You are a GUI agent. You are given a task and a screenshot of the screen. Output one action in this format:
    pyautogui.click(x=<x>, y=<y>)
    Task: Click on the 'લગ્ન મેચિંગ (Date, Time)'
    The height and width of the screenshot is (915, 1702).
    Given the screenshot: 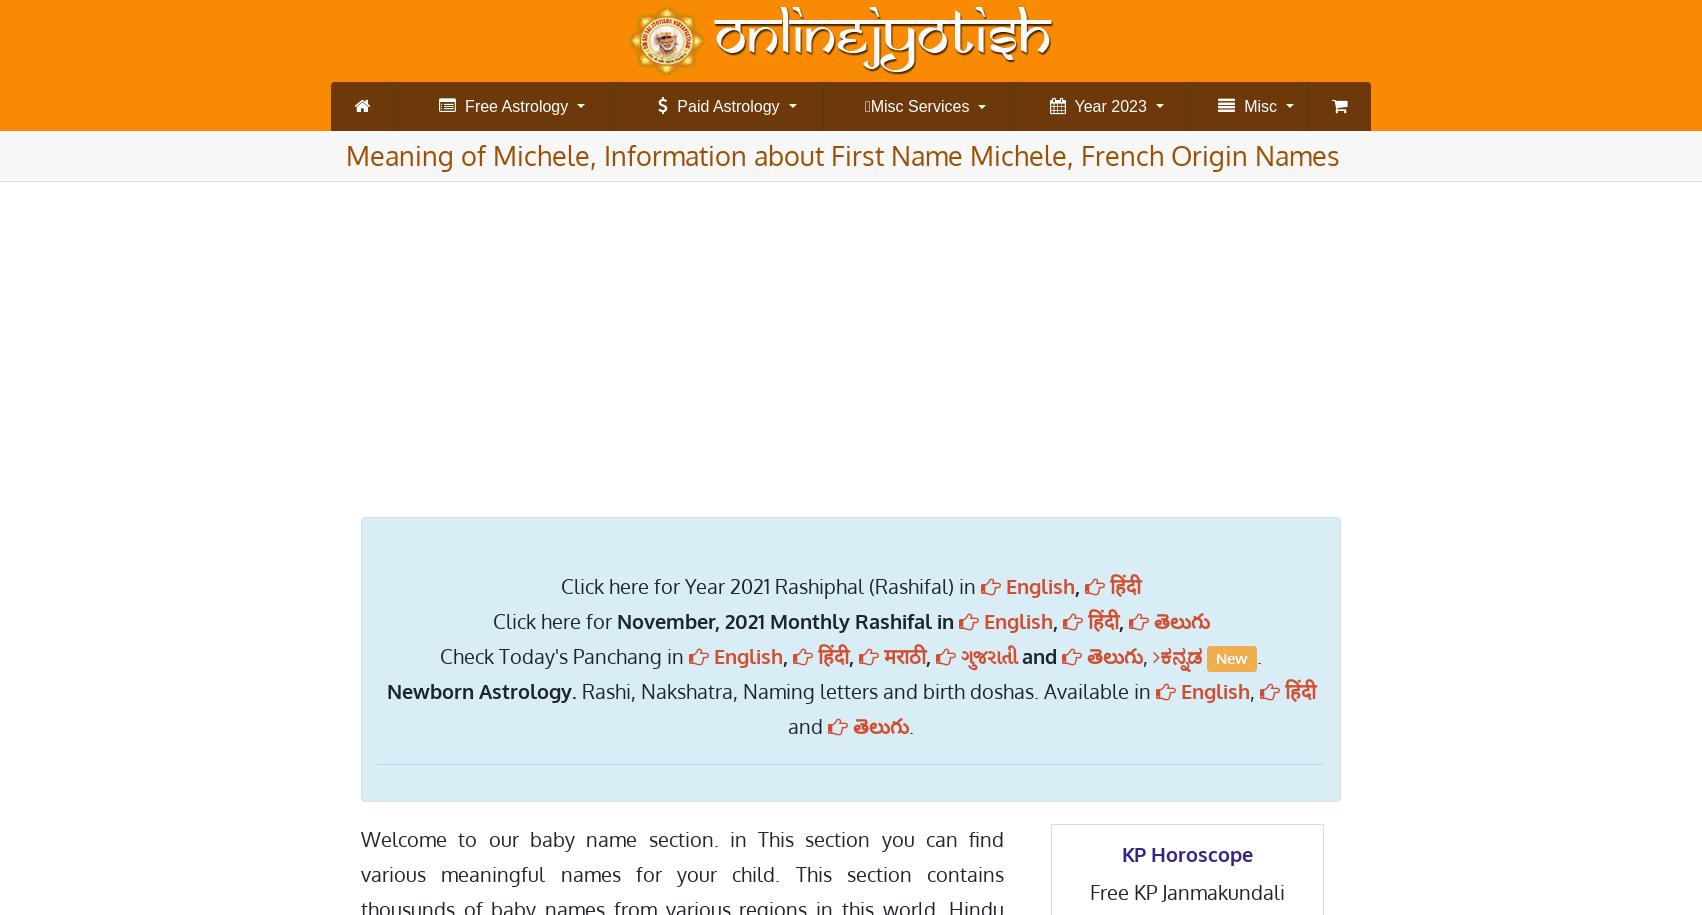 What is the action you would take?
    pyautogui.click(x=1219, y=232)
    